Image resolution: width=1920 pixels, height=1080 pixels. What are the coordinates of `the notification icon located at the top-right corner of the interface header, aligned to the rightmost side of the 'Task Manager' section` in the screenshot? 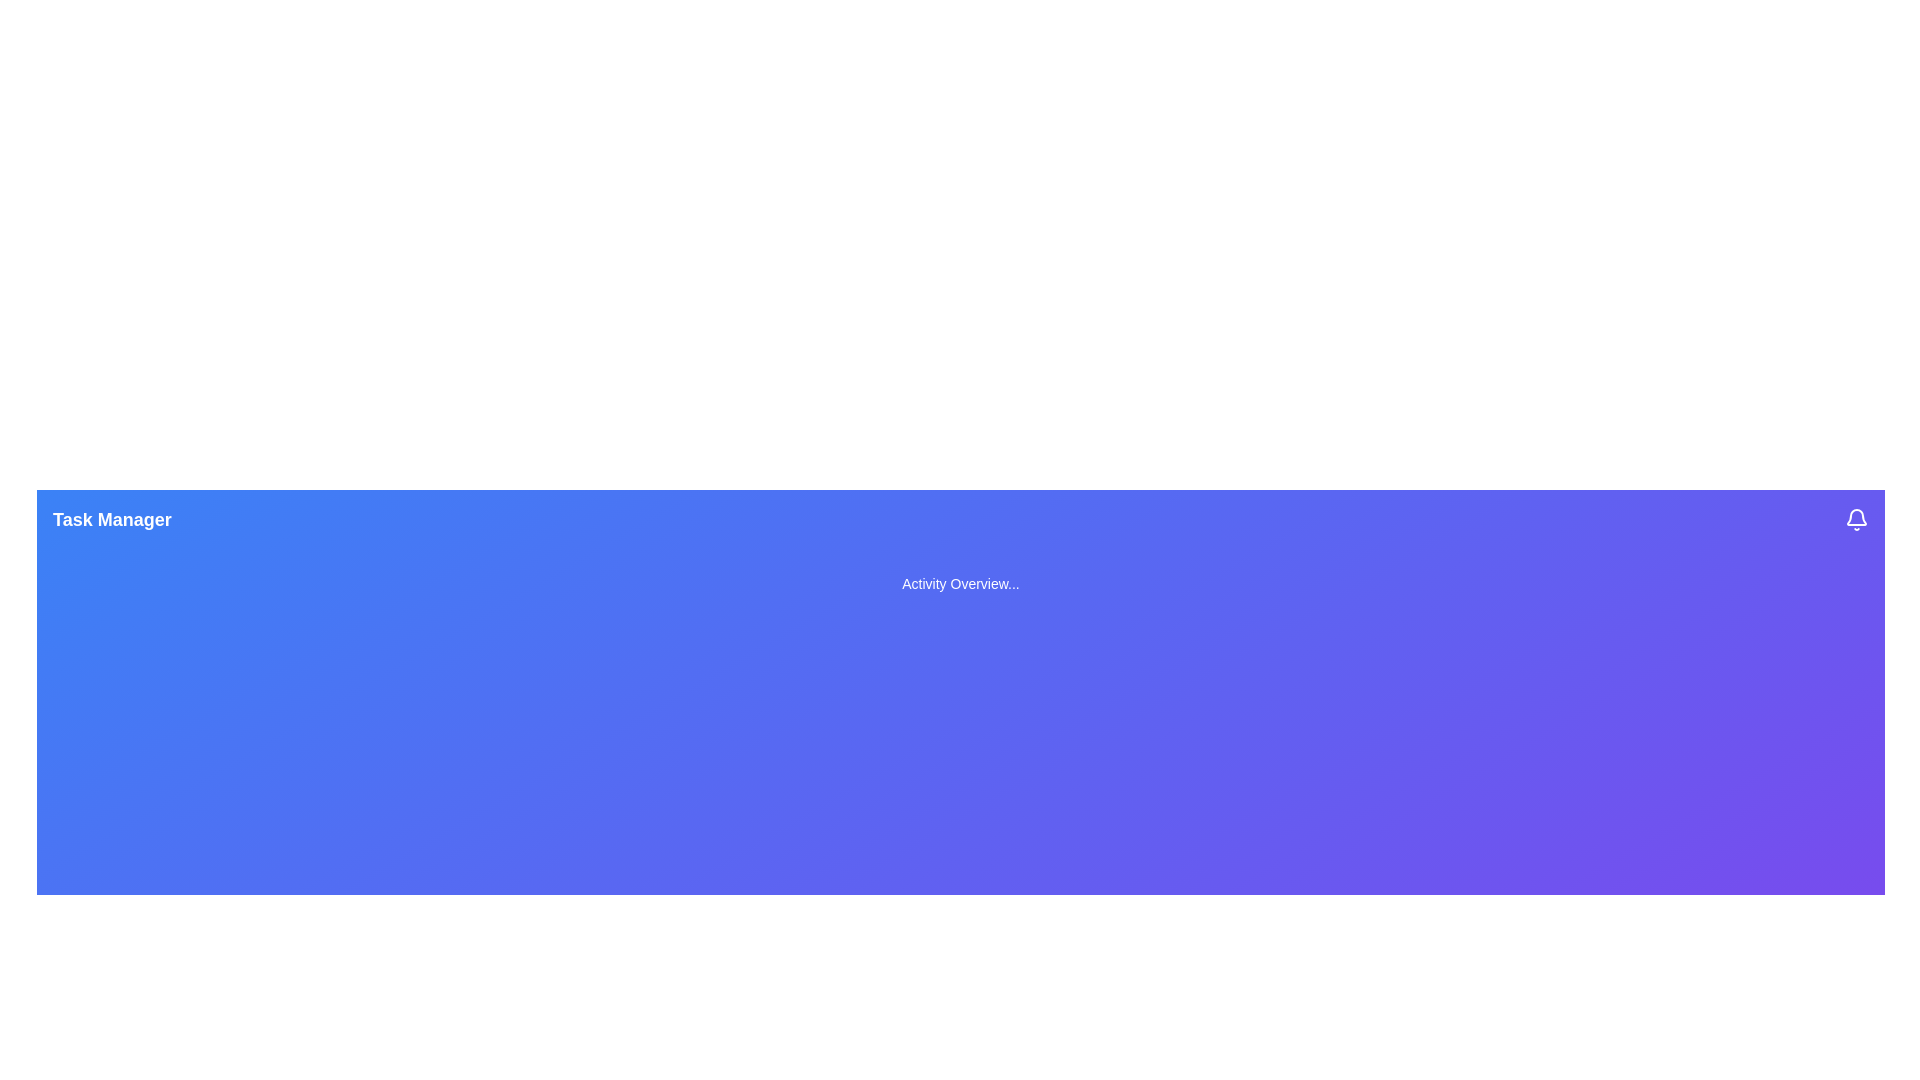 It's located at (1856, 519).